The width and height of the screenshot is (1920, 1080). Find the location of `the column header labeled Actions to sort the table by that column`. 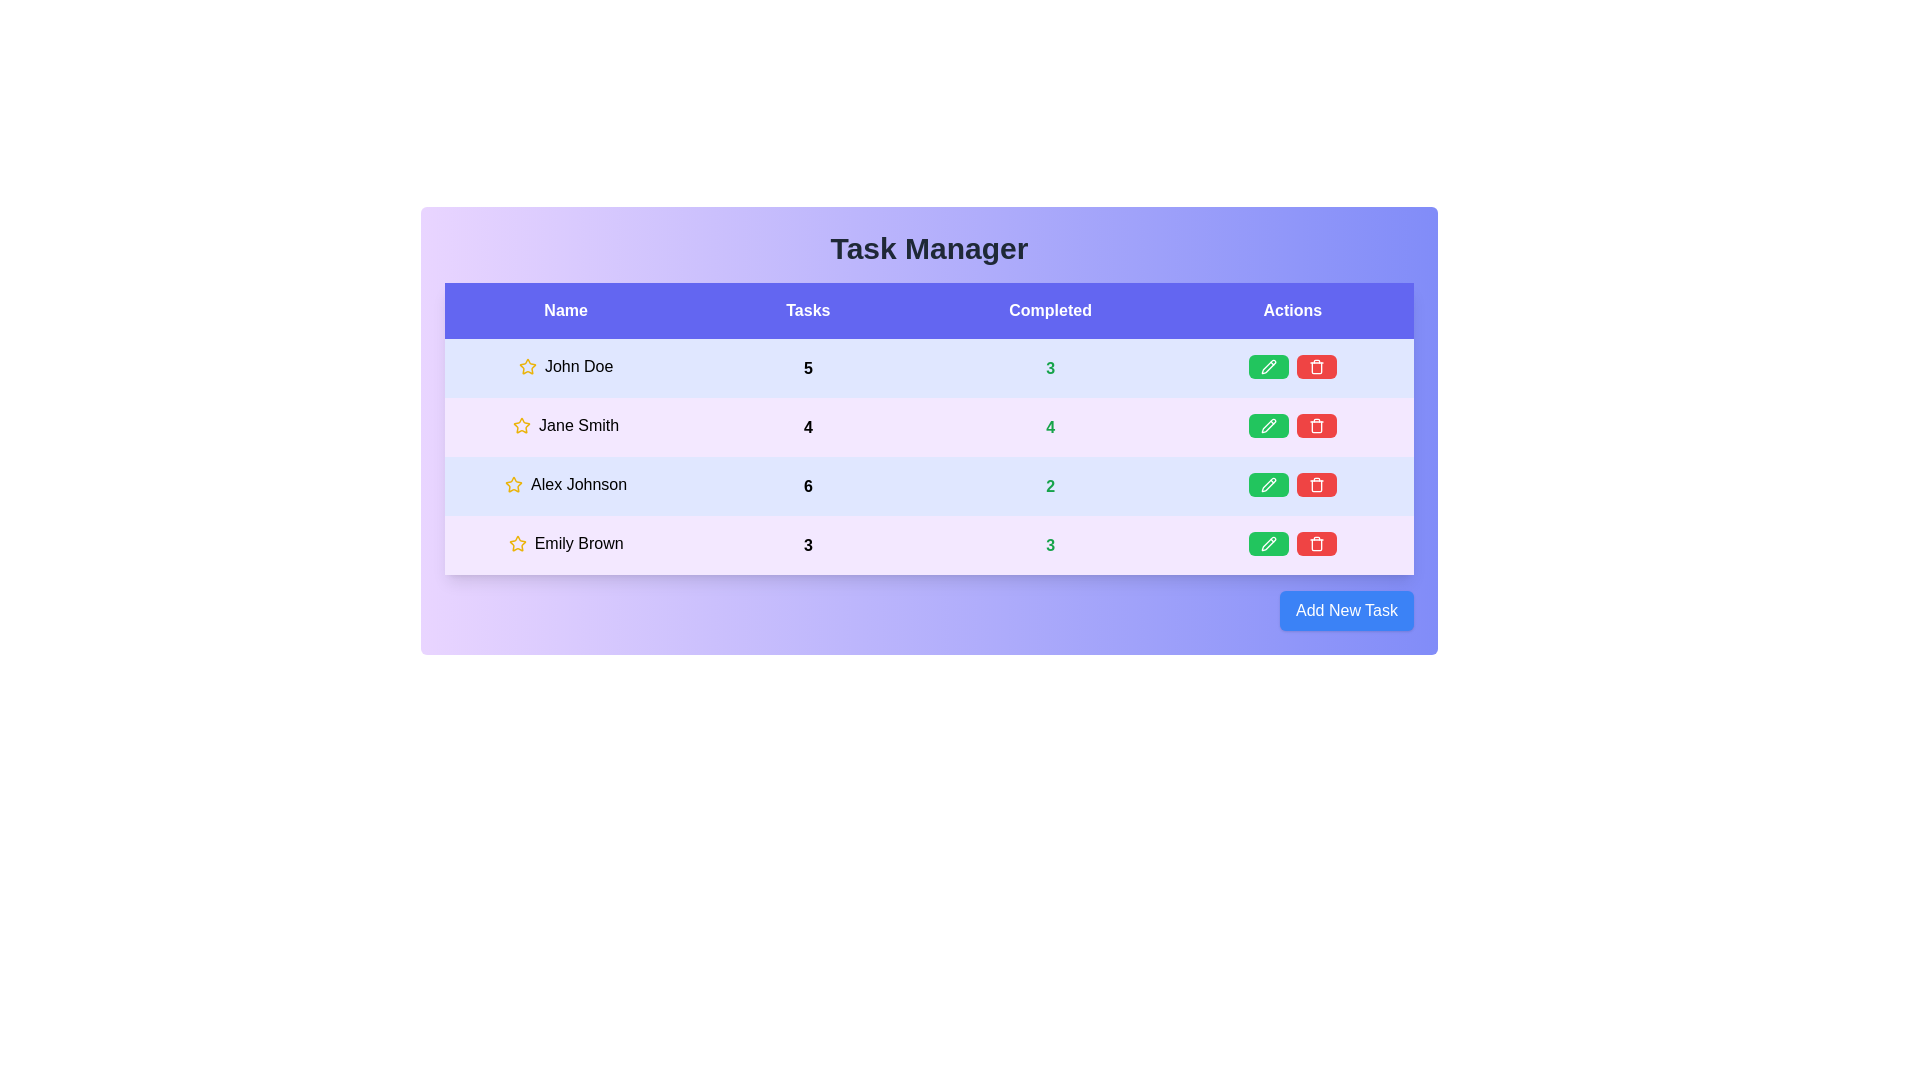

the column header labeled Actions to sort the table by that column is located at coordinates (1292, 311).